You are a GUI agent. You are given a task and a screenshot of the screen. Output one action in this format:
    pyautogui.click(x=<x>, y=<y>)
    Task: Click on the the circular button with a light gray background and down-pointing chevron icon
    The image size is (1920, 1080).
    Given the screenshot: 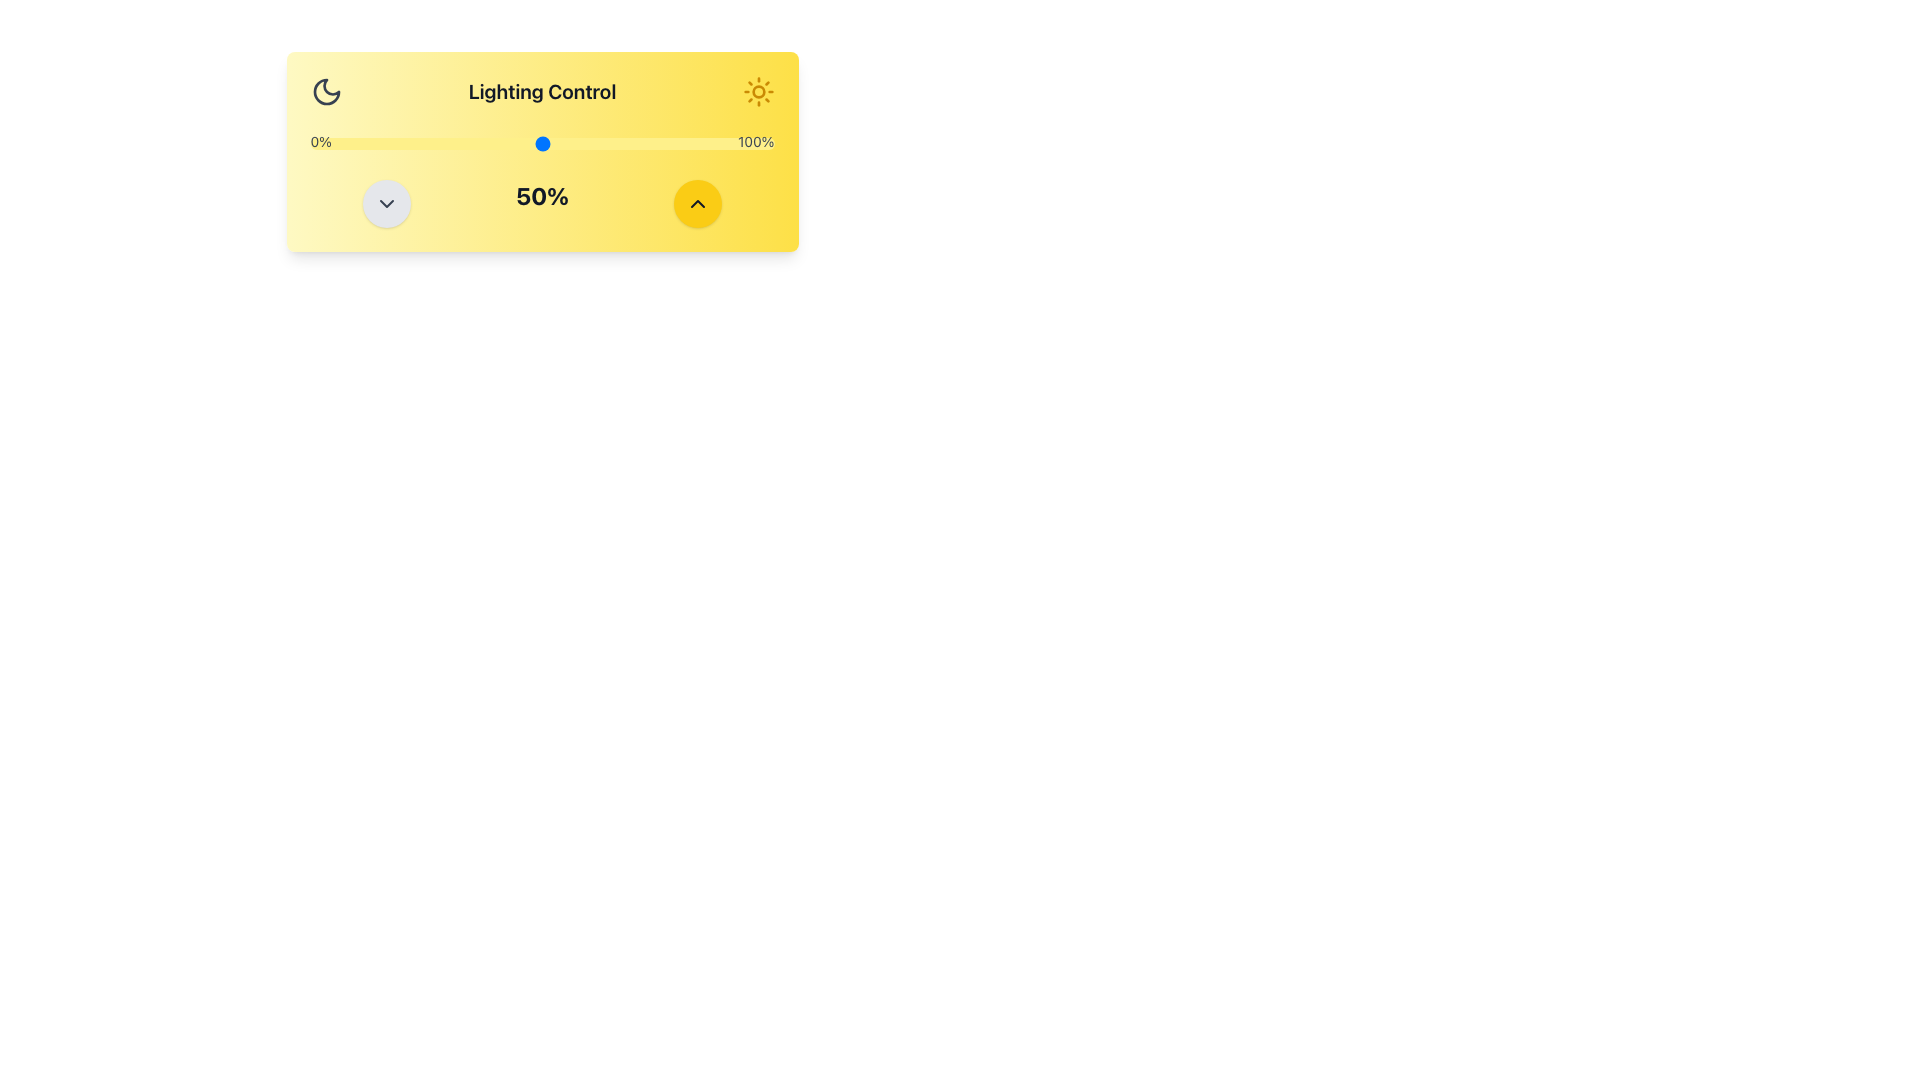 What is the action you would take?
    pyautogui.click(x=386, y=204)
    